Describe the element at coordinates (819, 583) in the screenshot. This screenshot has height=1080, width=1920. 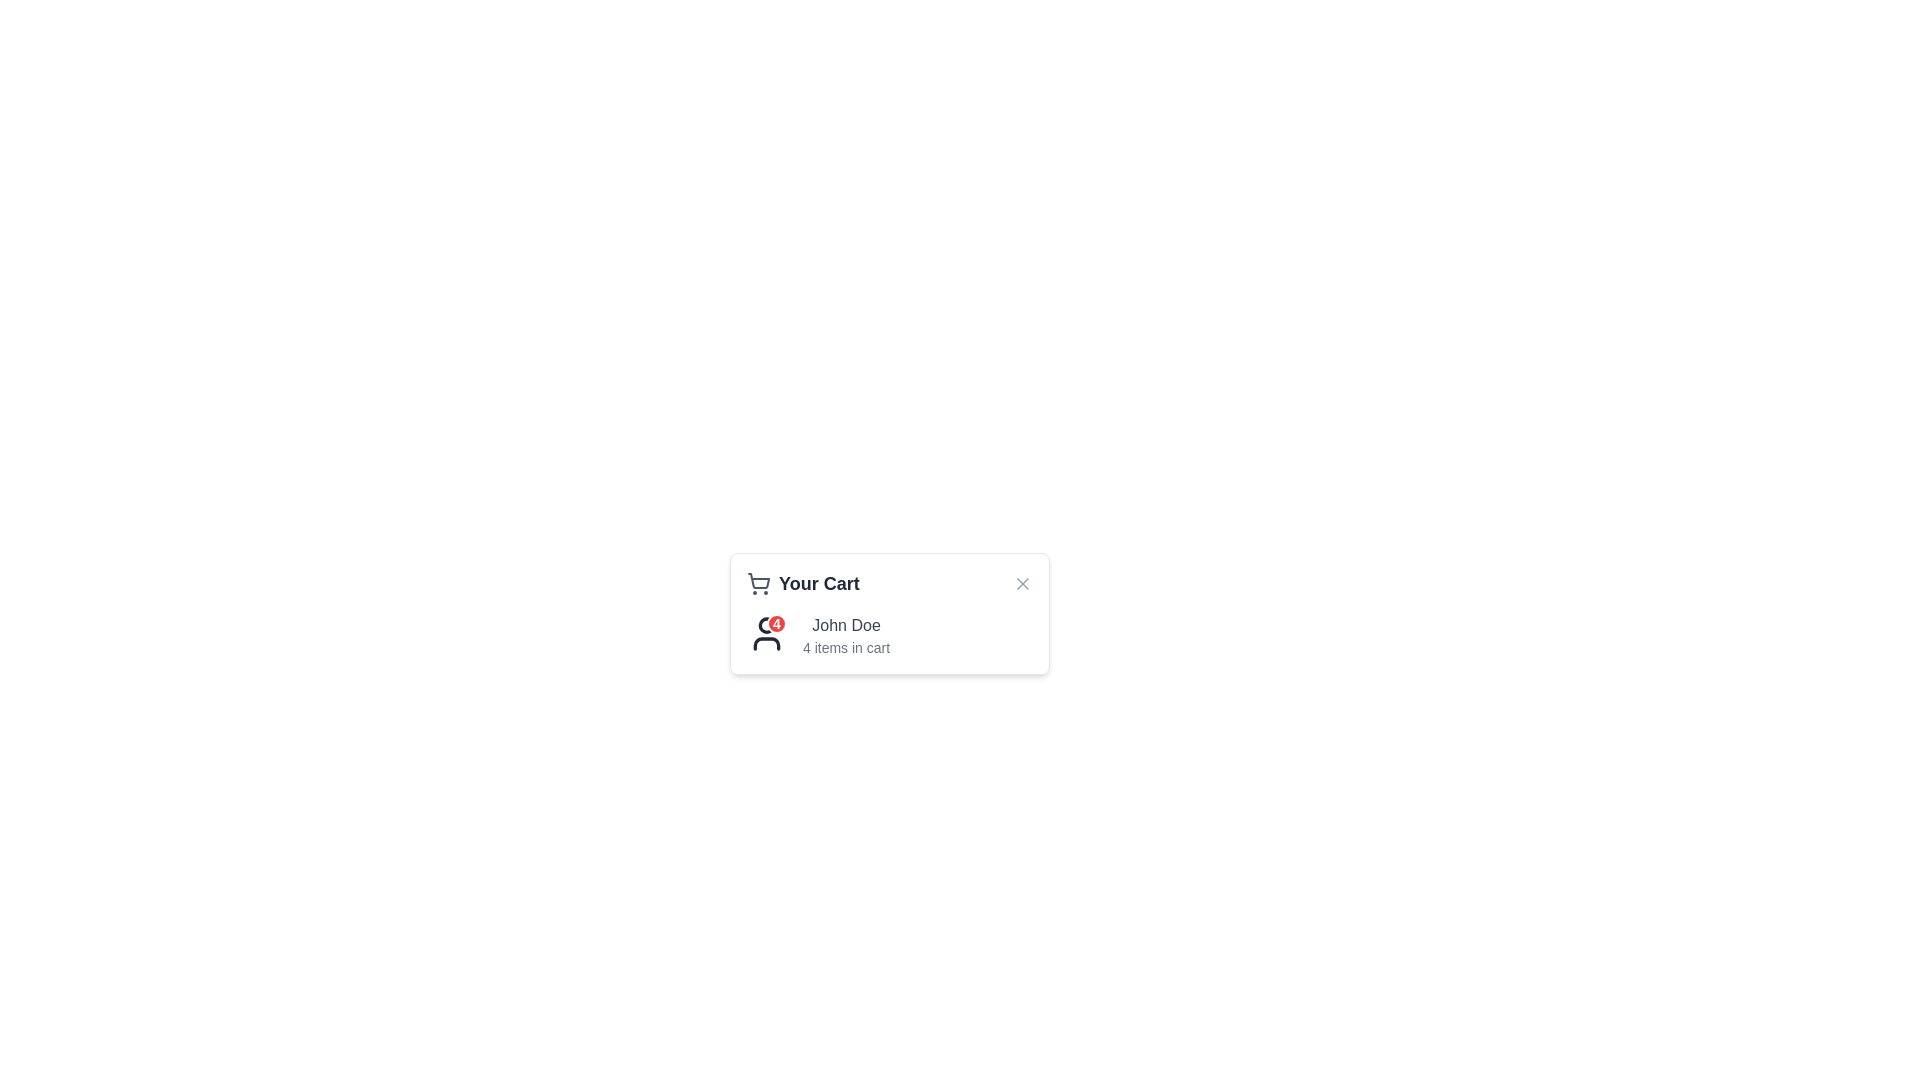
I see `the static text label that identifies the cart view, located at the top-center of the interface, to the left of other textual information` at that location.